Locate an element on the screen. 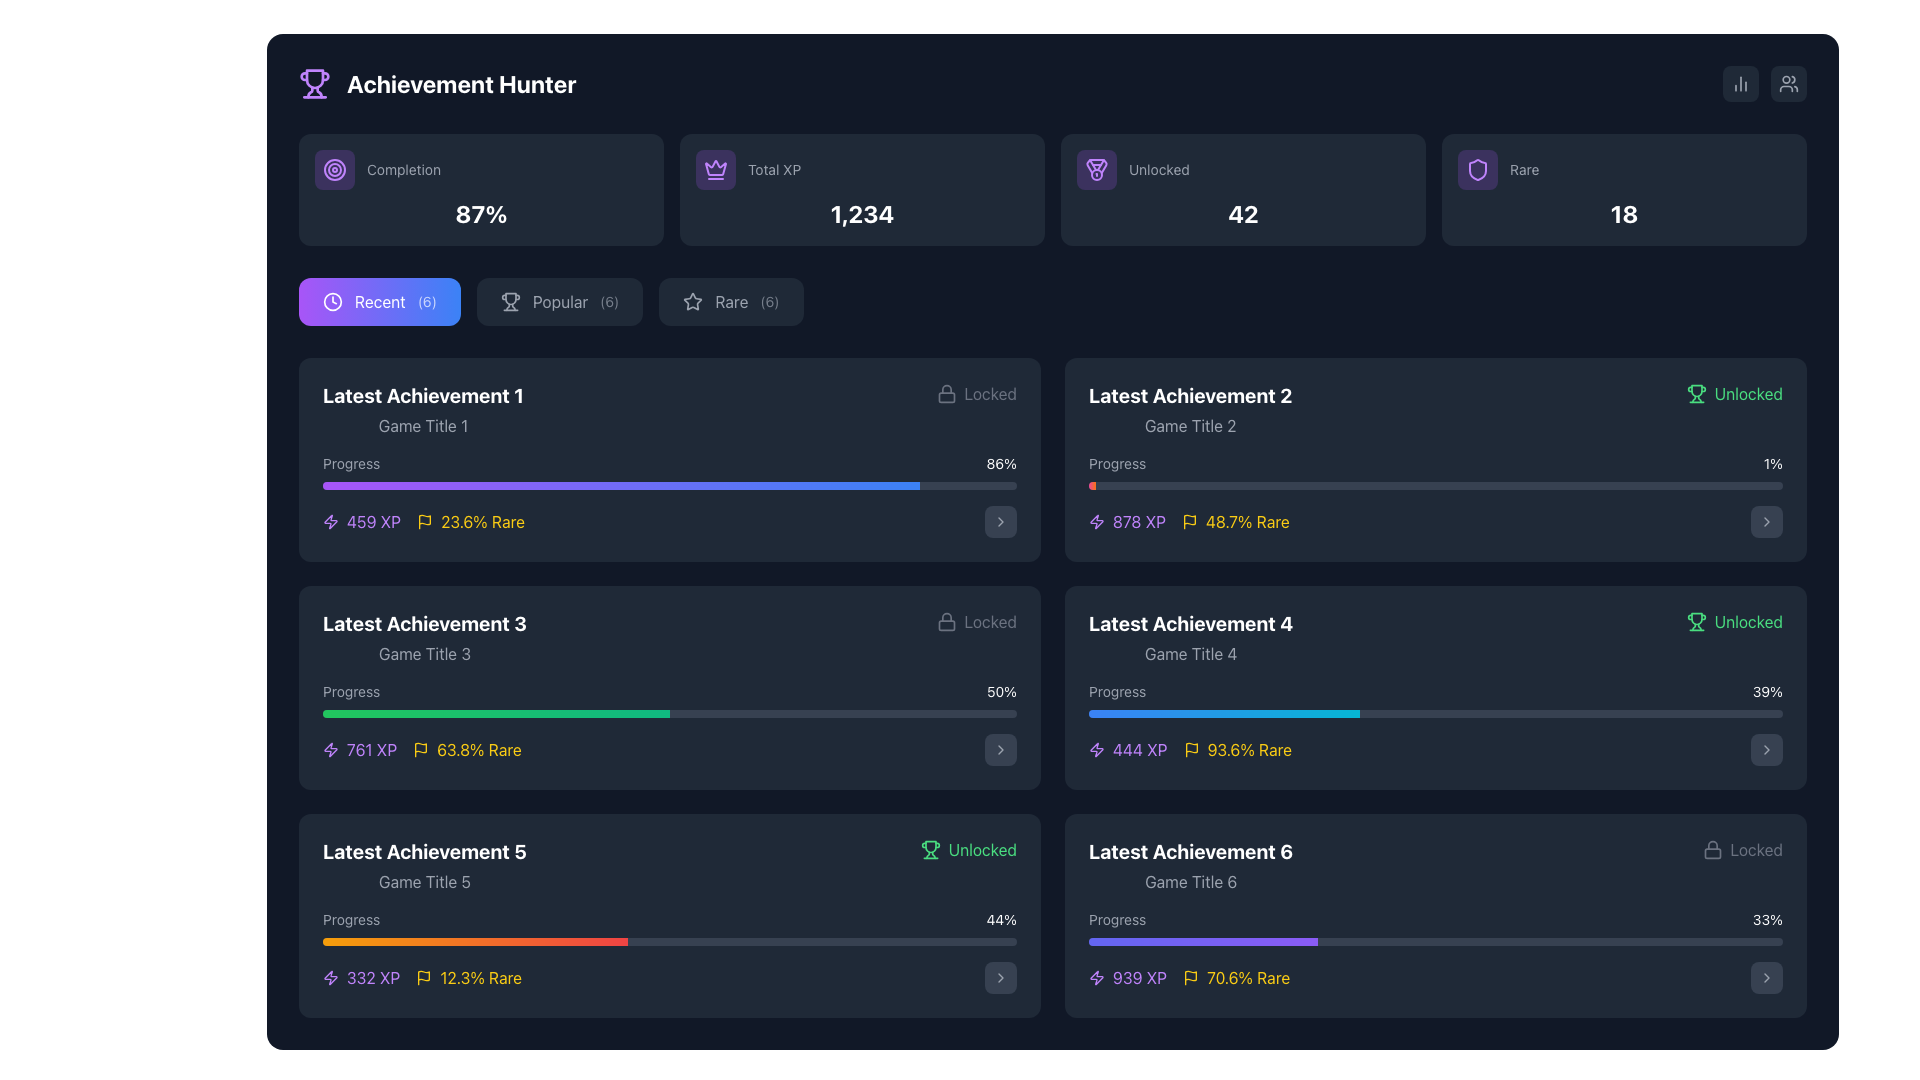 This screenshot has height=1080, width=1920. the concentric circle target icon with a purple outline located in the top-left corner of the 'Completion' group, which shows '87%' as the main content is located at coordinates (335, 168).